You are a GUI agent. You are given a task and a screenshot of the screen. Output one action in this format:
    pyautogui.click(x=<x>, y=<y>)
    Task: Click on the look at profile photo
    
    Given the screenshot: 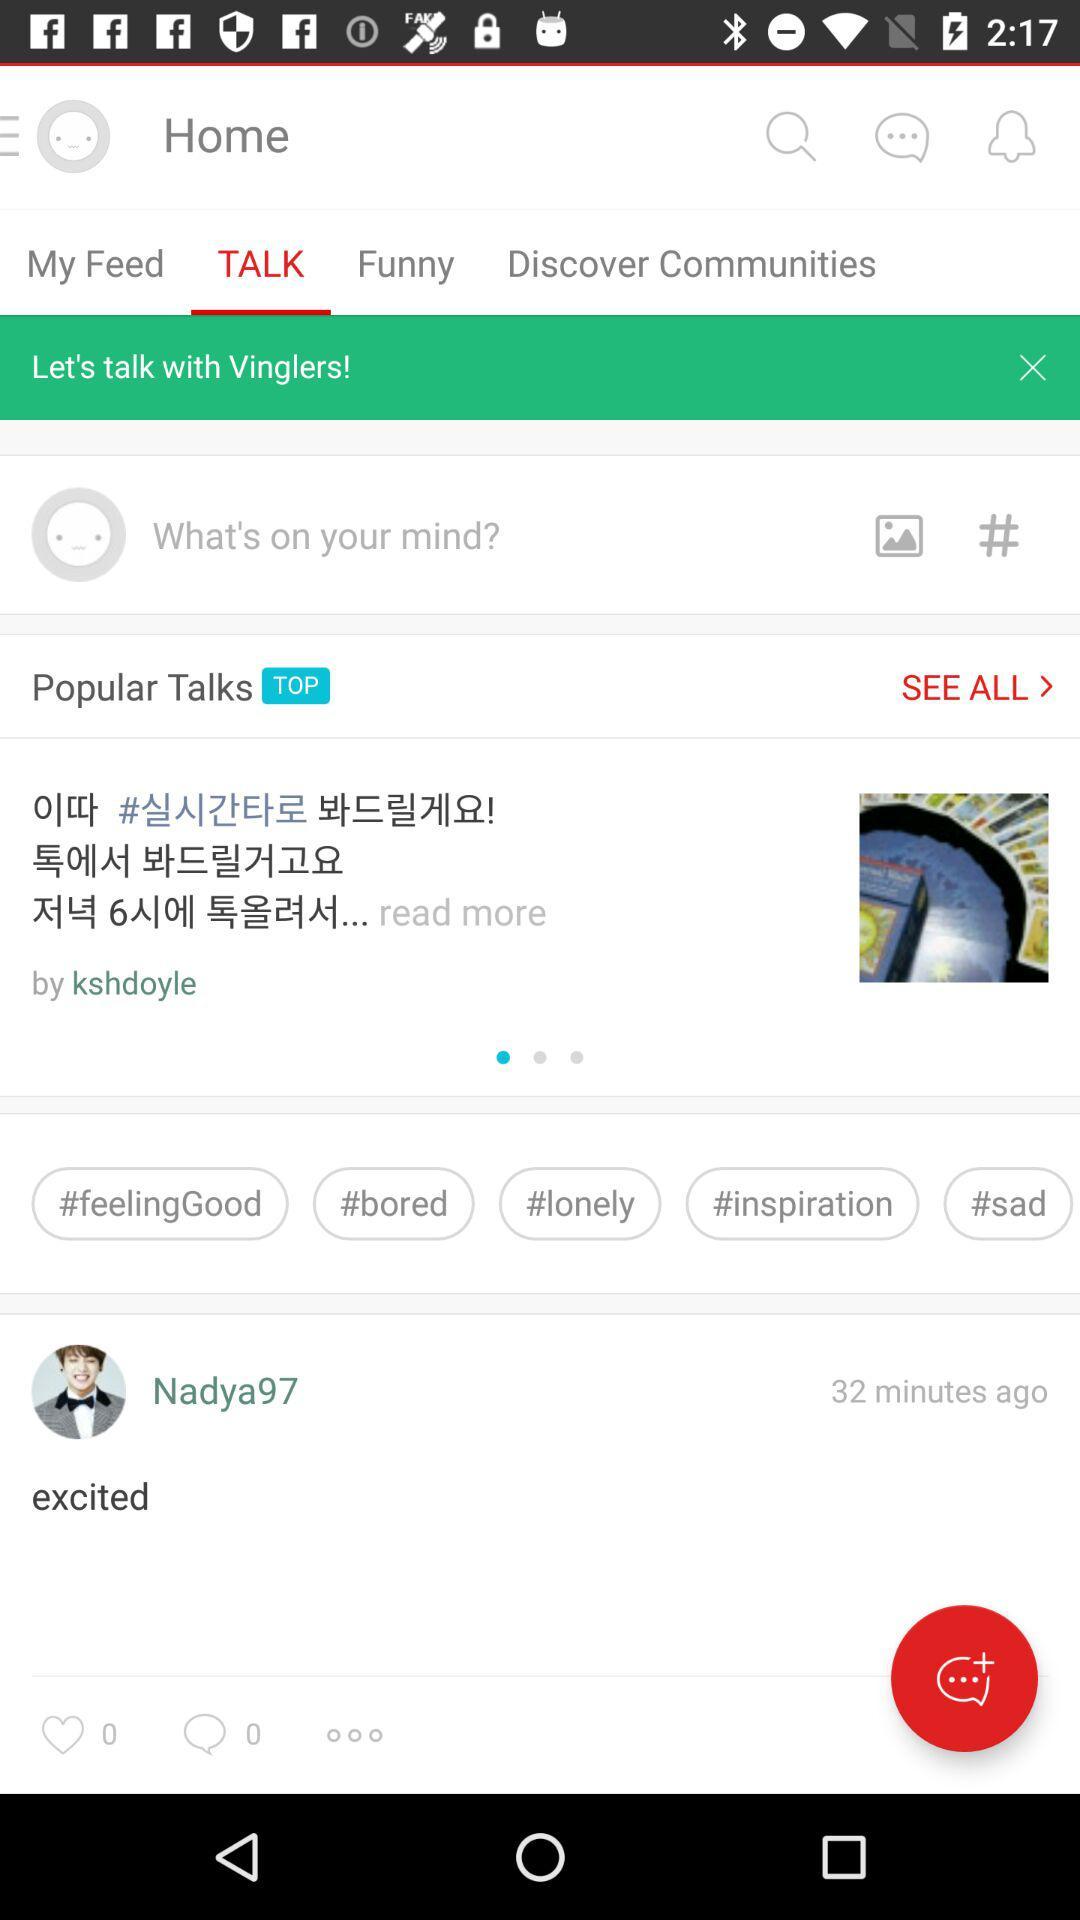 What is the action you would take?
    pyautogui.click(x=77, y=1391)
    